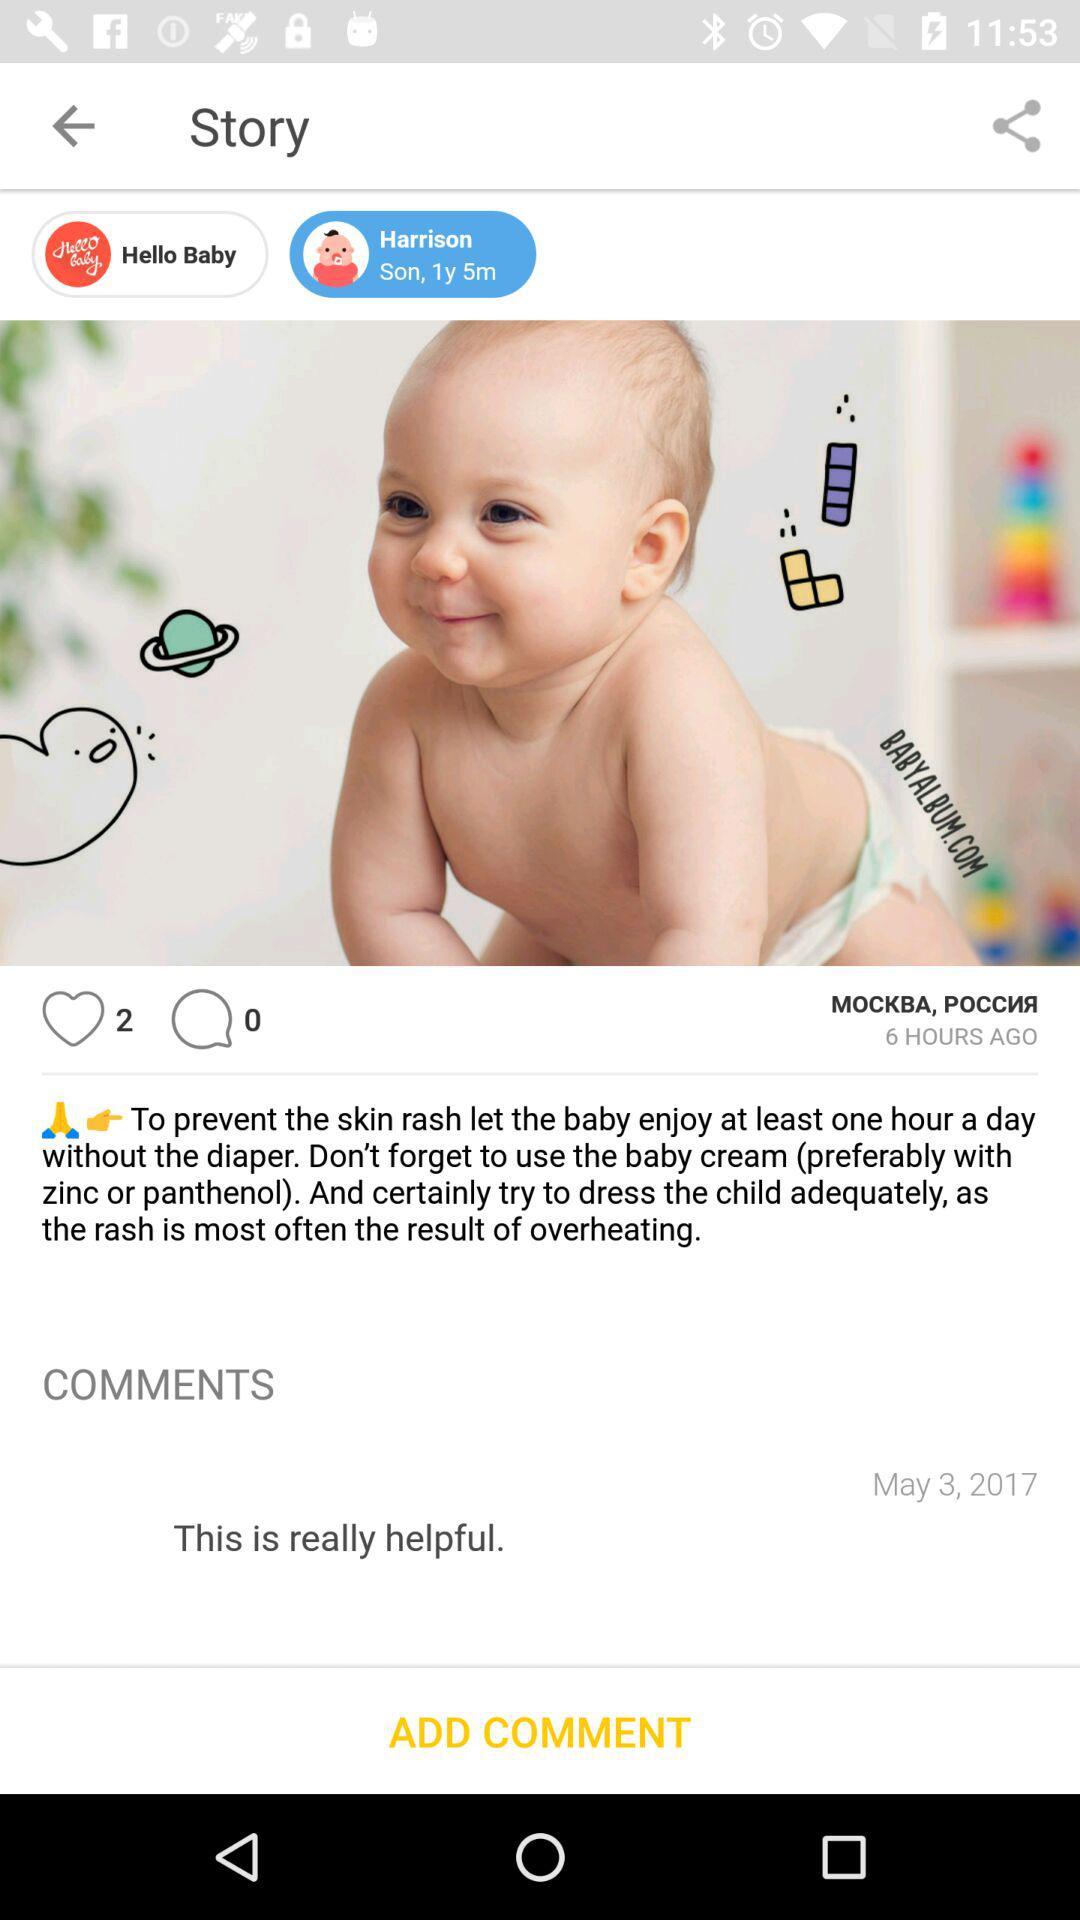  What do you see at coordinates (1017, 124) in the screenshot?
I see `share icon on top right side of the page` at bounding box center [1017, 124].